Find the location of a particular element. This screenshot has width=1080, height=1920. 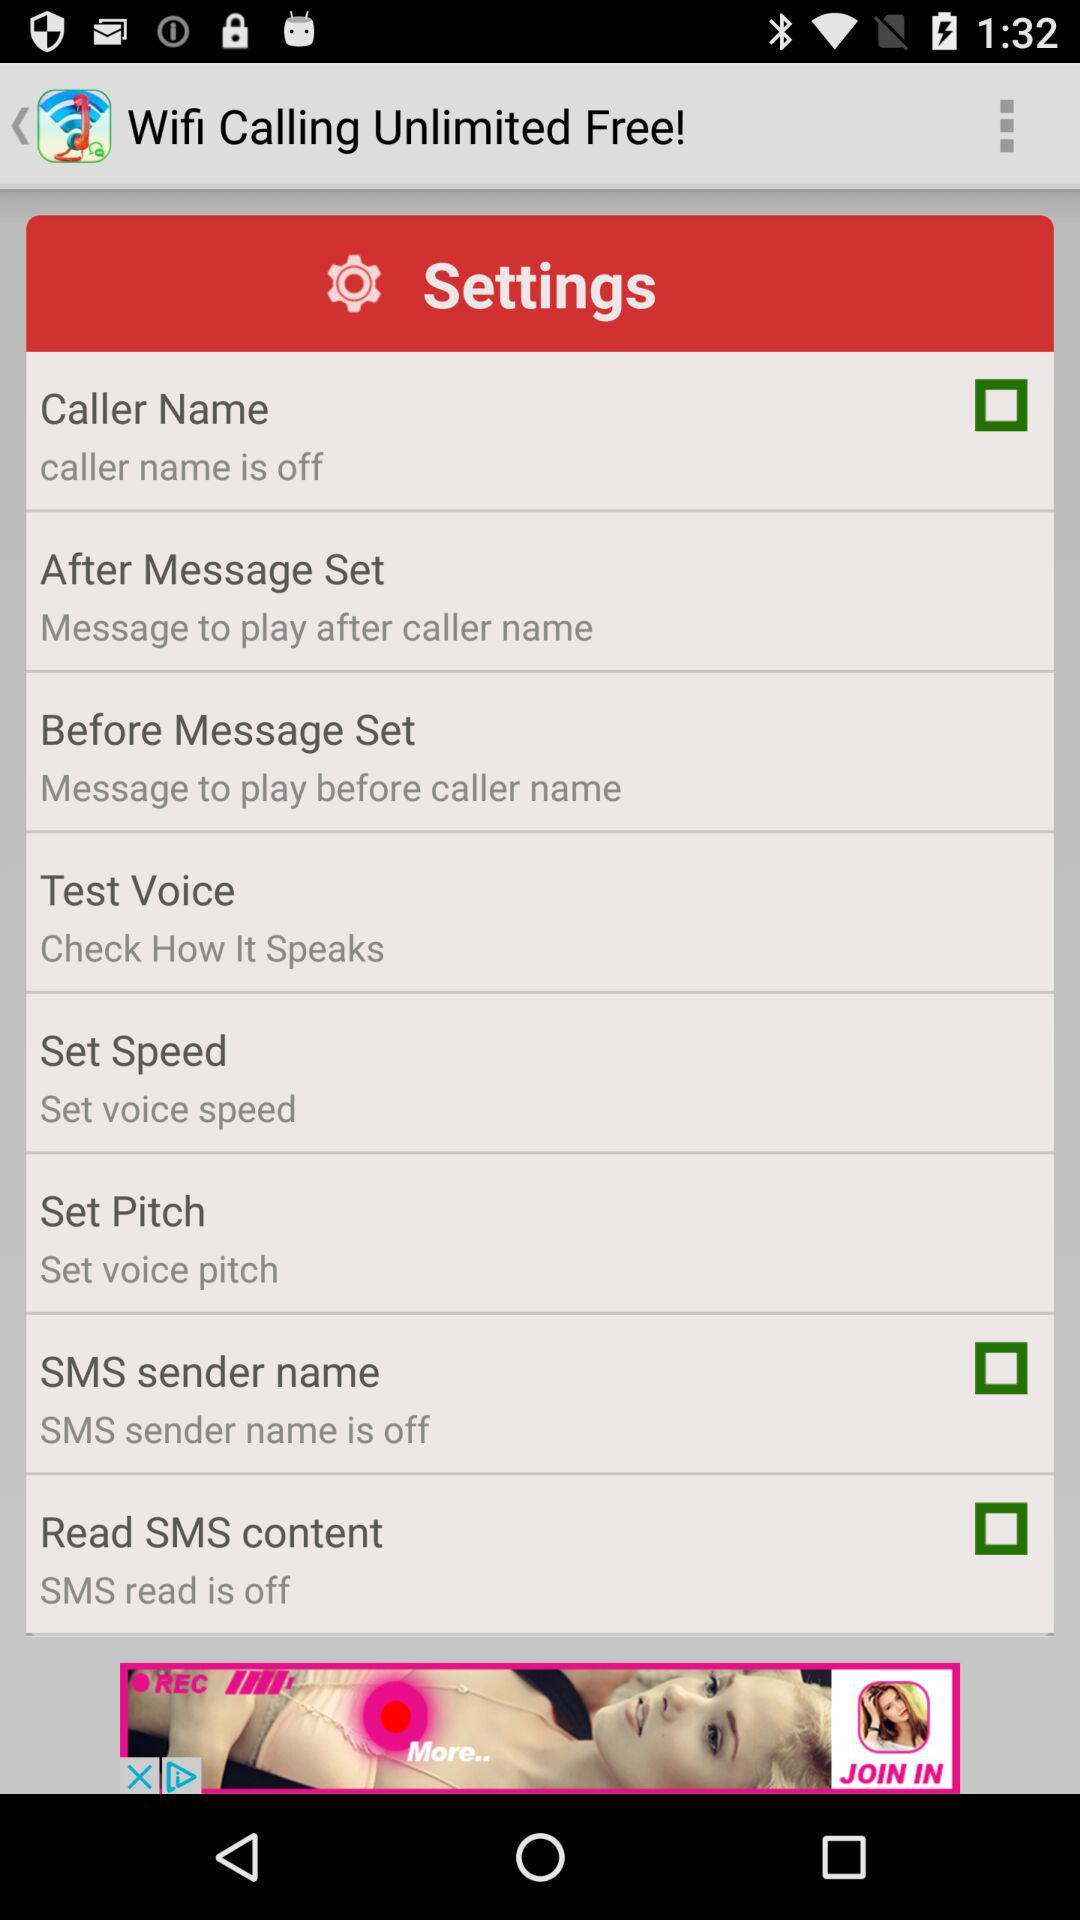

check box to read sms is located at coordinates (1001, 1527).